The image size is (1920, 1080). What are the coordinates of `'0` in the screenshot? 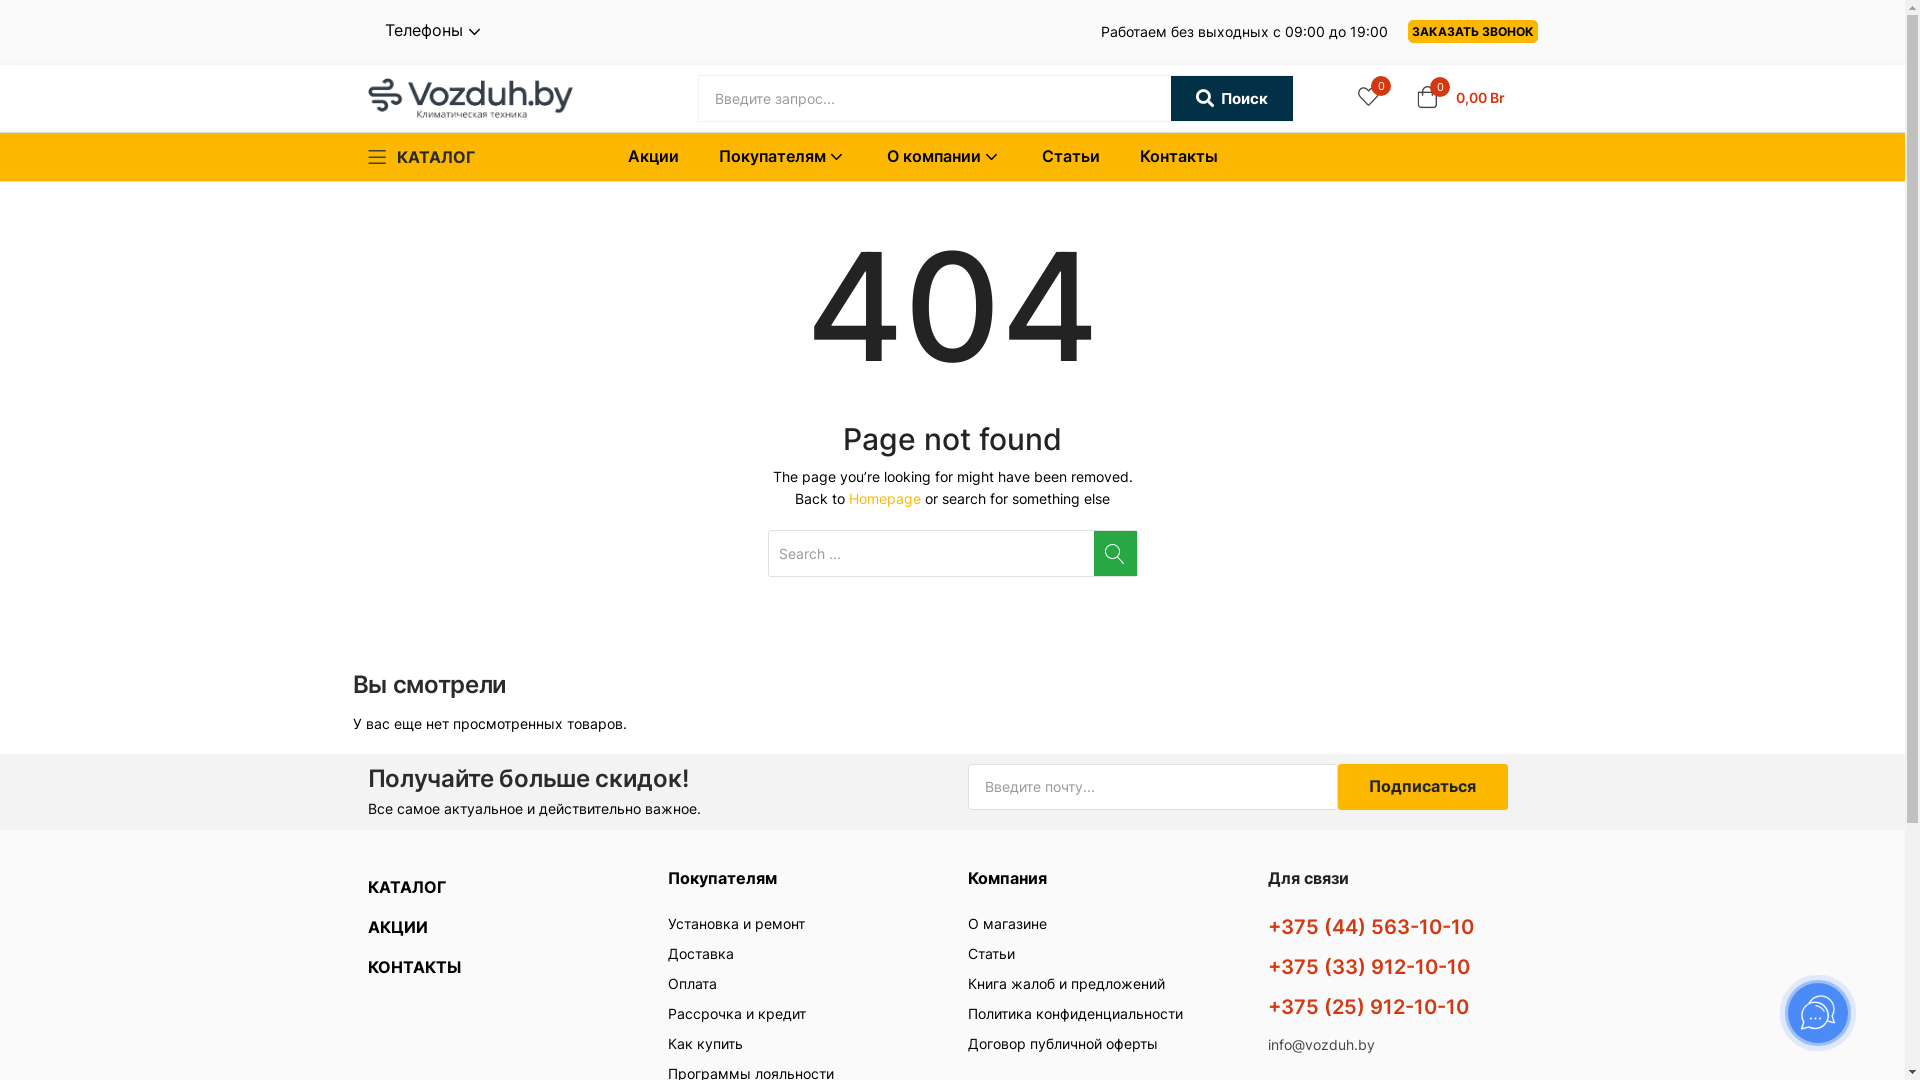 It's located at (1415, 98).